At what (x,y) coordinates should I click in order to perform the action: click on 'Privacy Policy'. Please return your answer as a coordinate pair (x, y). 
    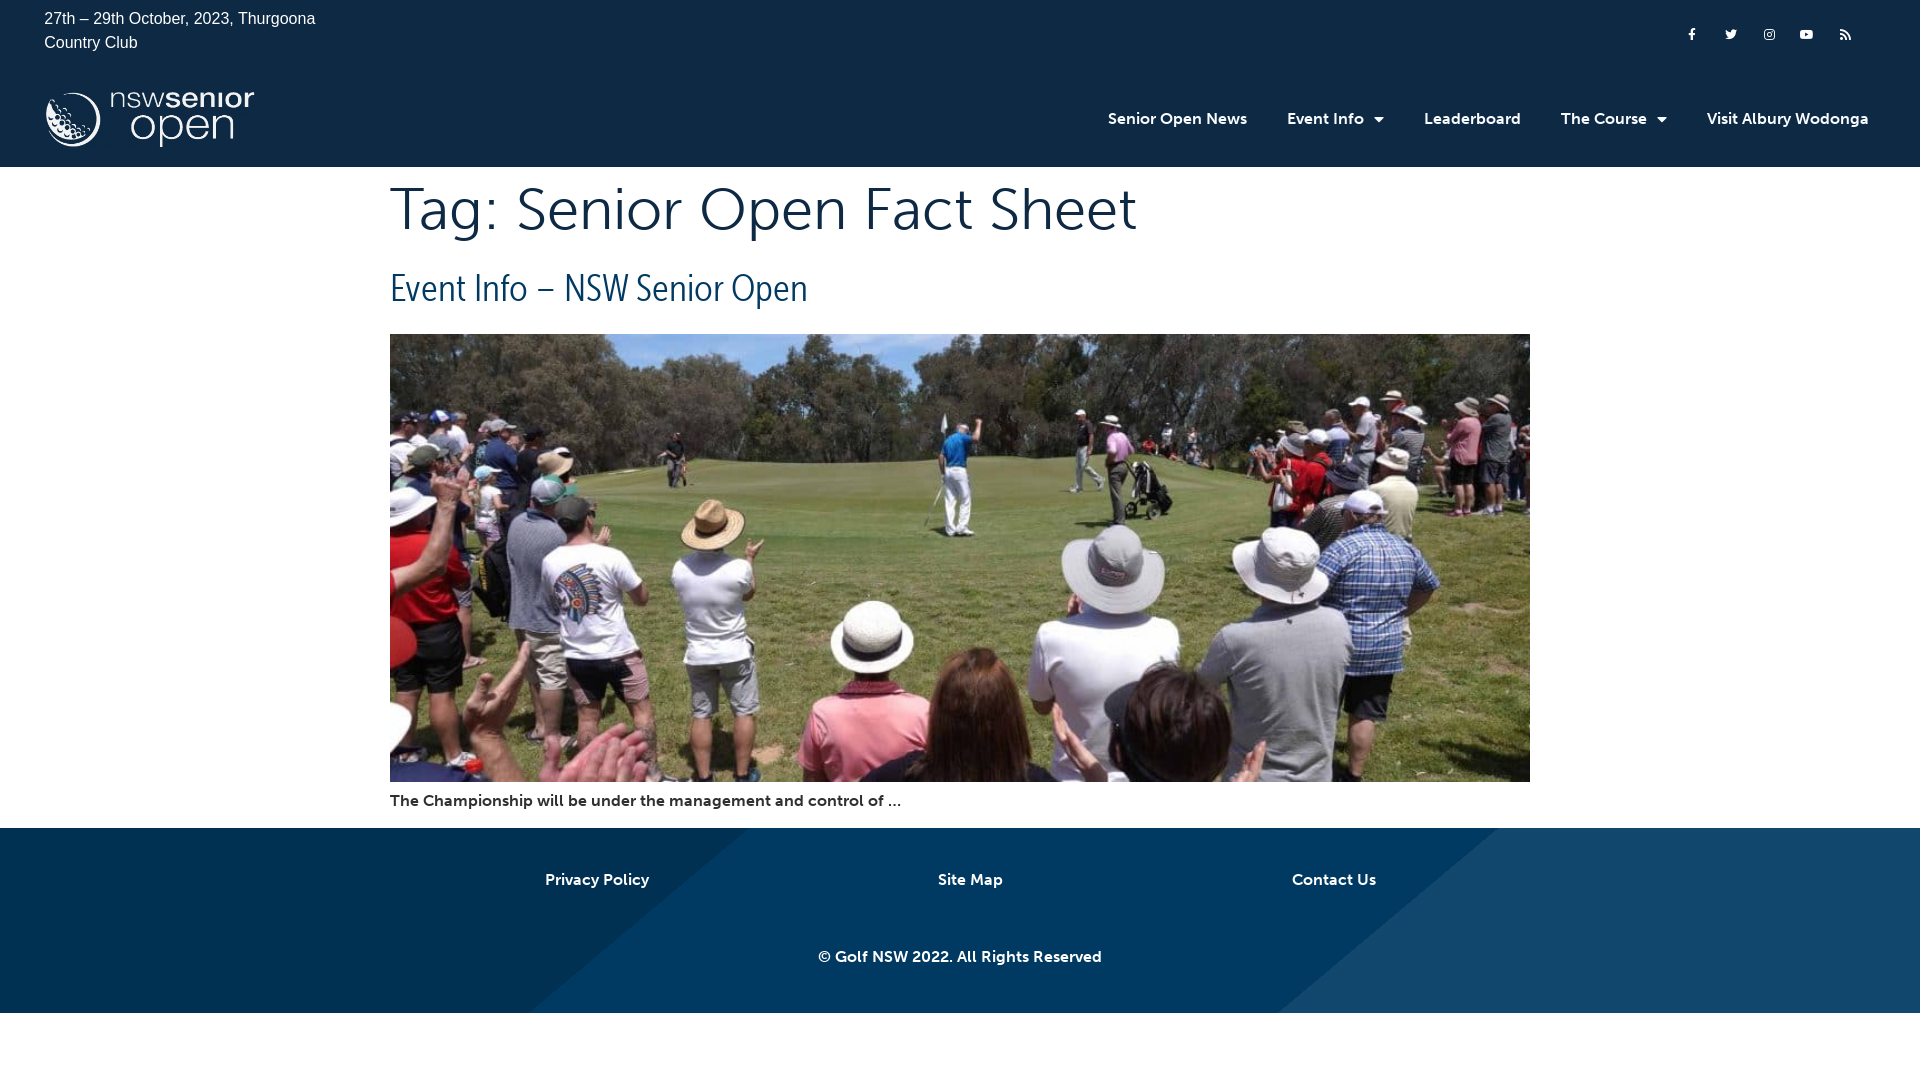
    Looking at the image, I should click on (595, 878).